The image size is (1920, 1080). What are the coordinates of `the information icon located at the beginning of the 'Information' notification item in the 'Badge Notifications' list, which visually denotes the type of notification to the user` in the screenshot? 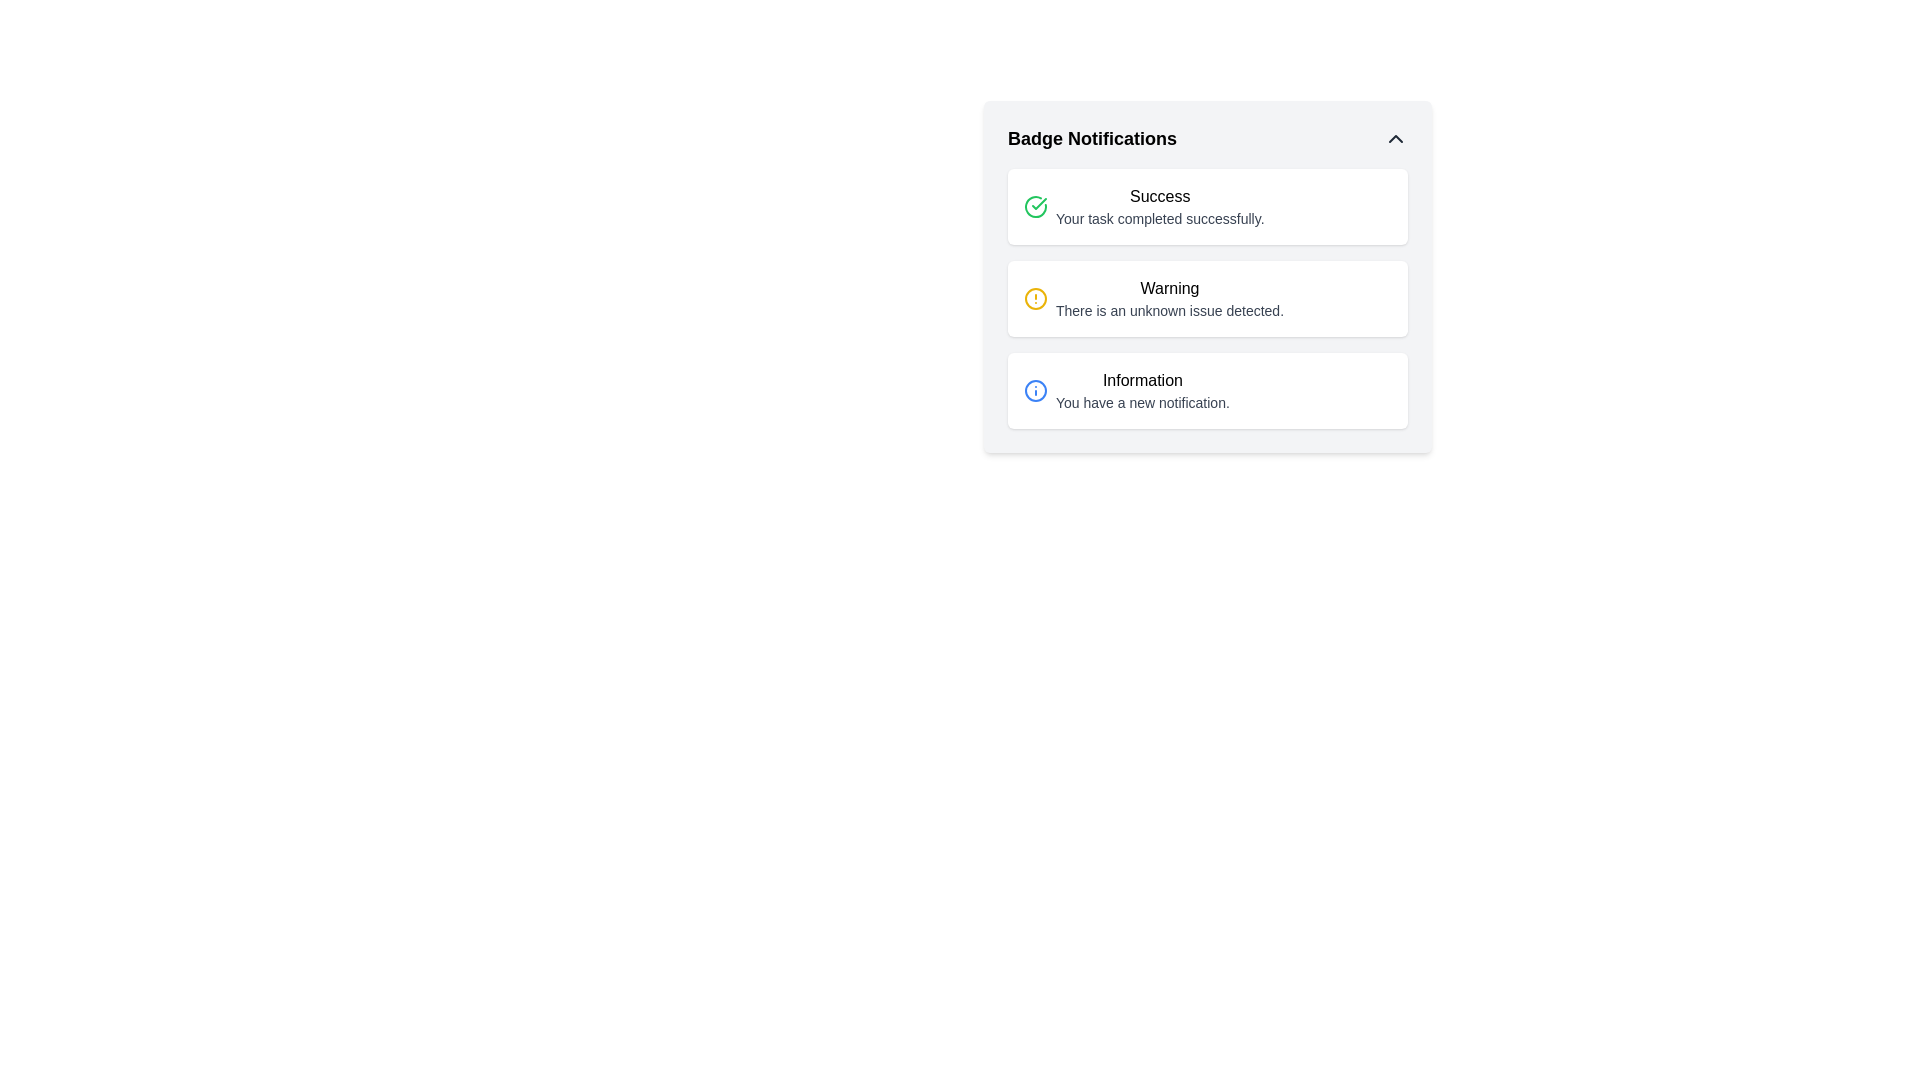 It's located at (1036, 390).